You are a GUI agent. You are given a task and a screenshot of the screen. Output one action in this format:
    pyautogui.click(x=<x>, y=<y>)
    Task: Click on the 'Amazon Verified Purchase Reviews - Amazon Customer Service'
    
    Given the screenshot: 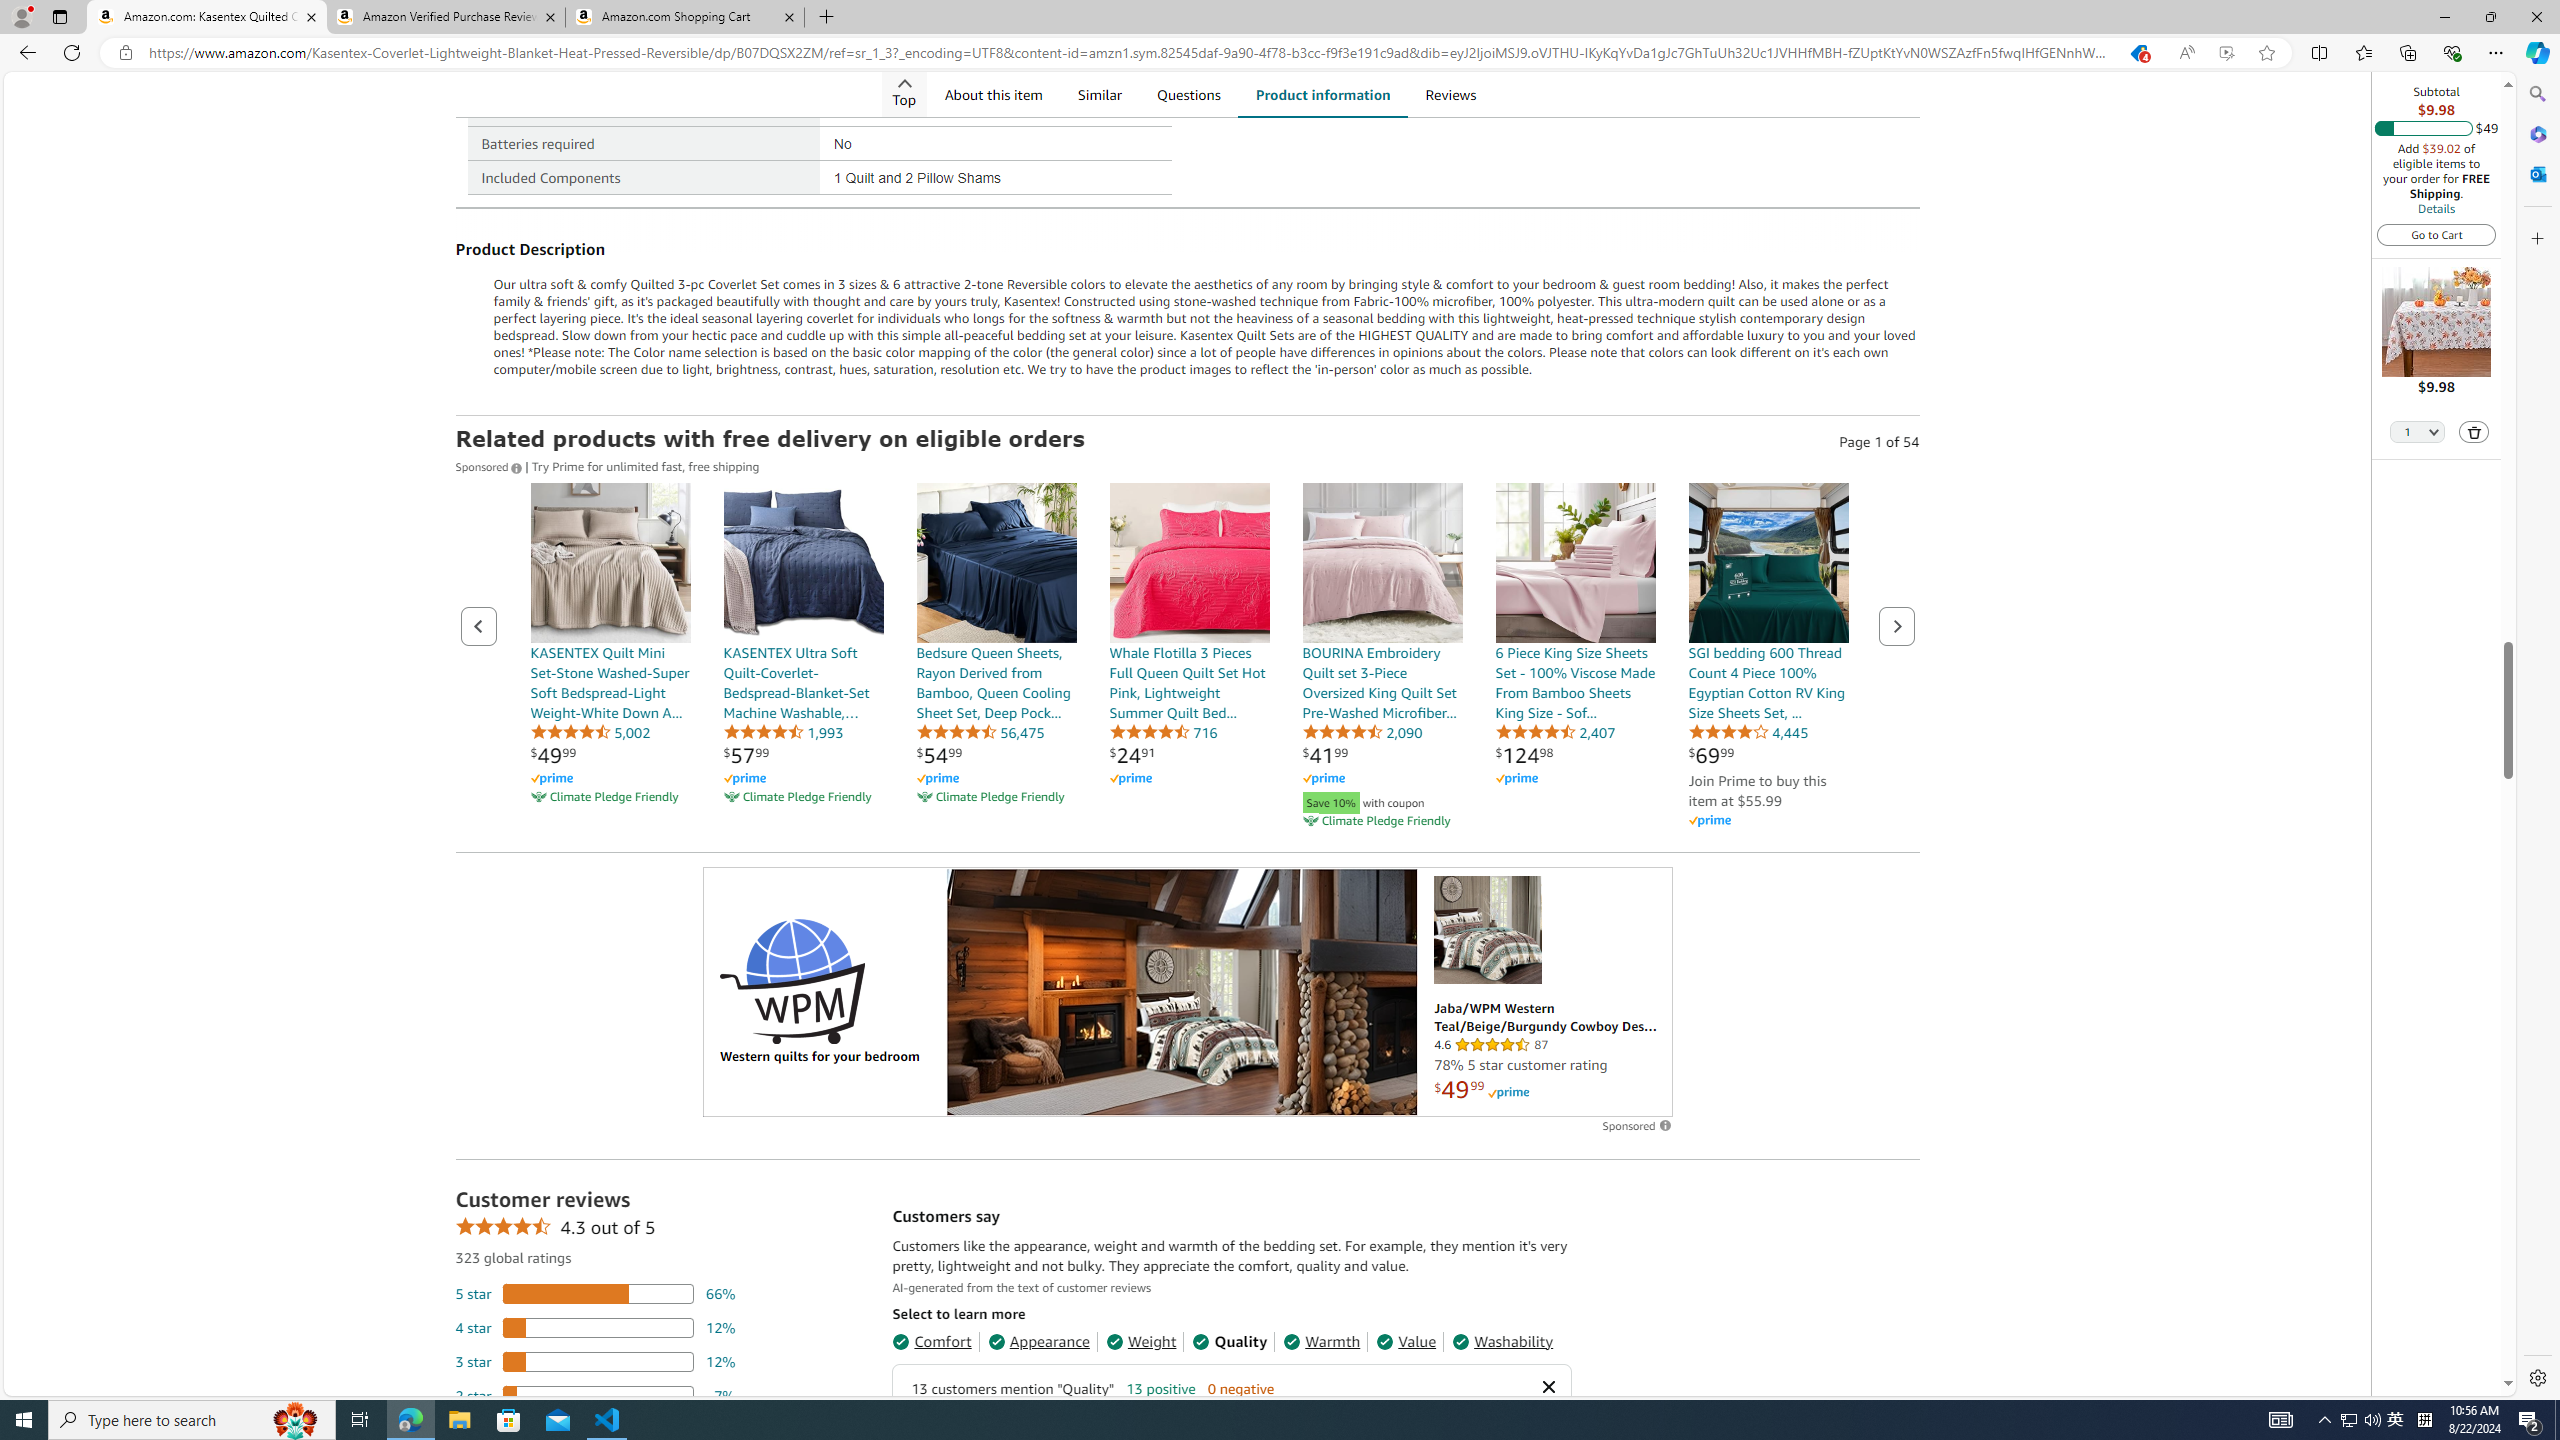 What is the action you would take?
    pyautogui.click(x=444, y=16)
    